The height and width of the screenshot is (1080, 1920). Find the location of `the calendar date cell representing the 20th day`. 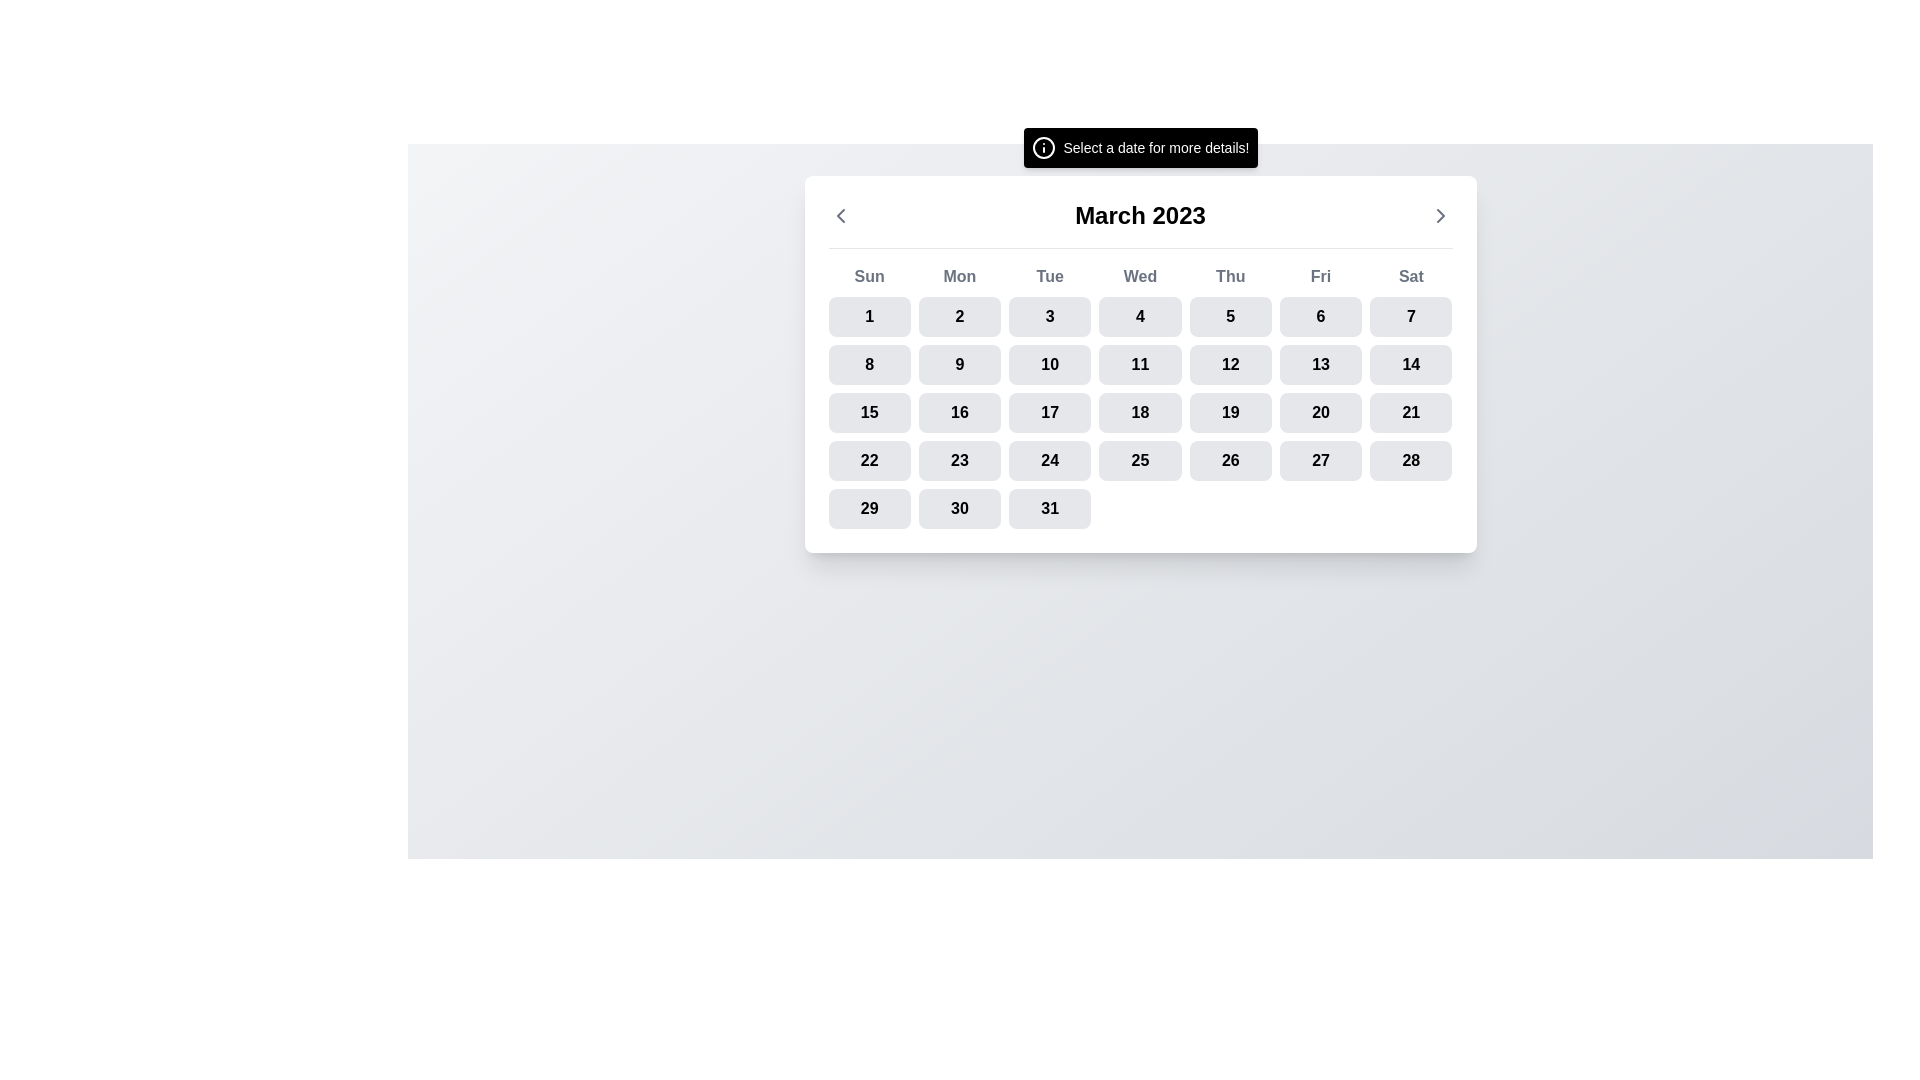

the calendar date cell representing the 20th day is located at coordinates (1321, 411).